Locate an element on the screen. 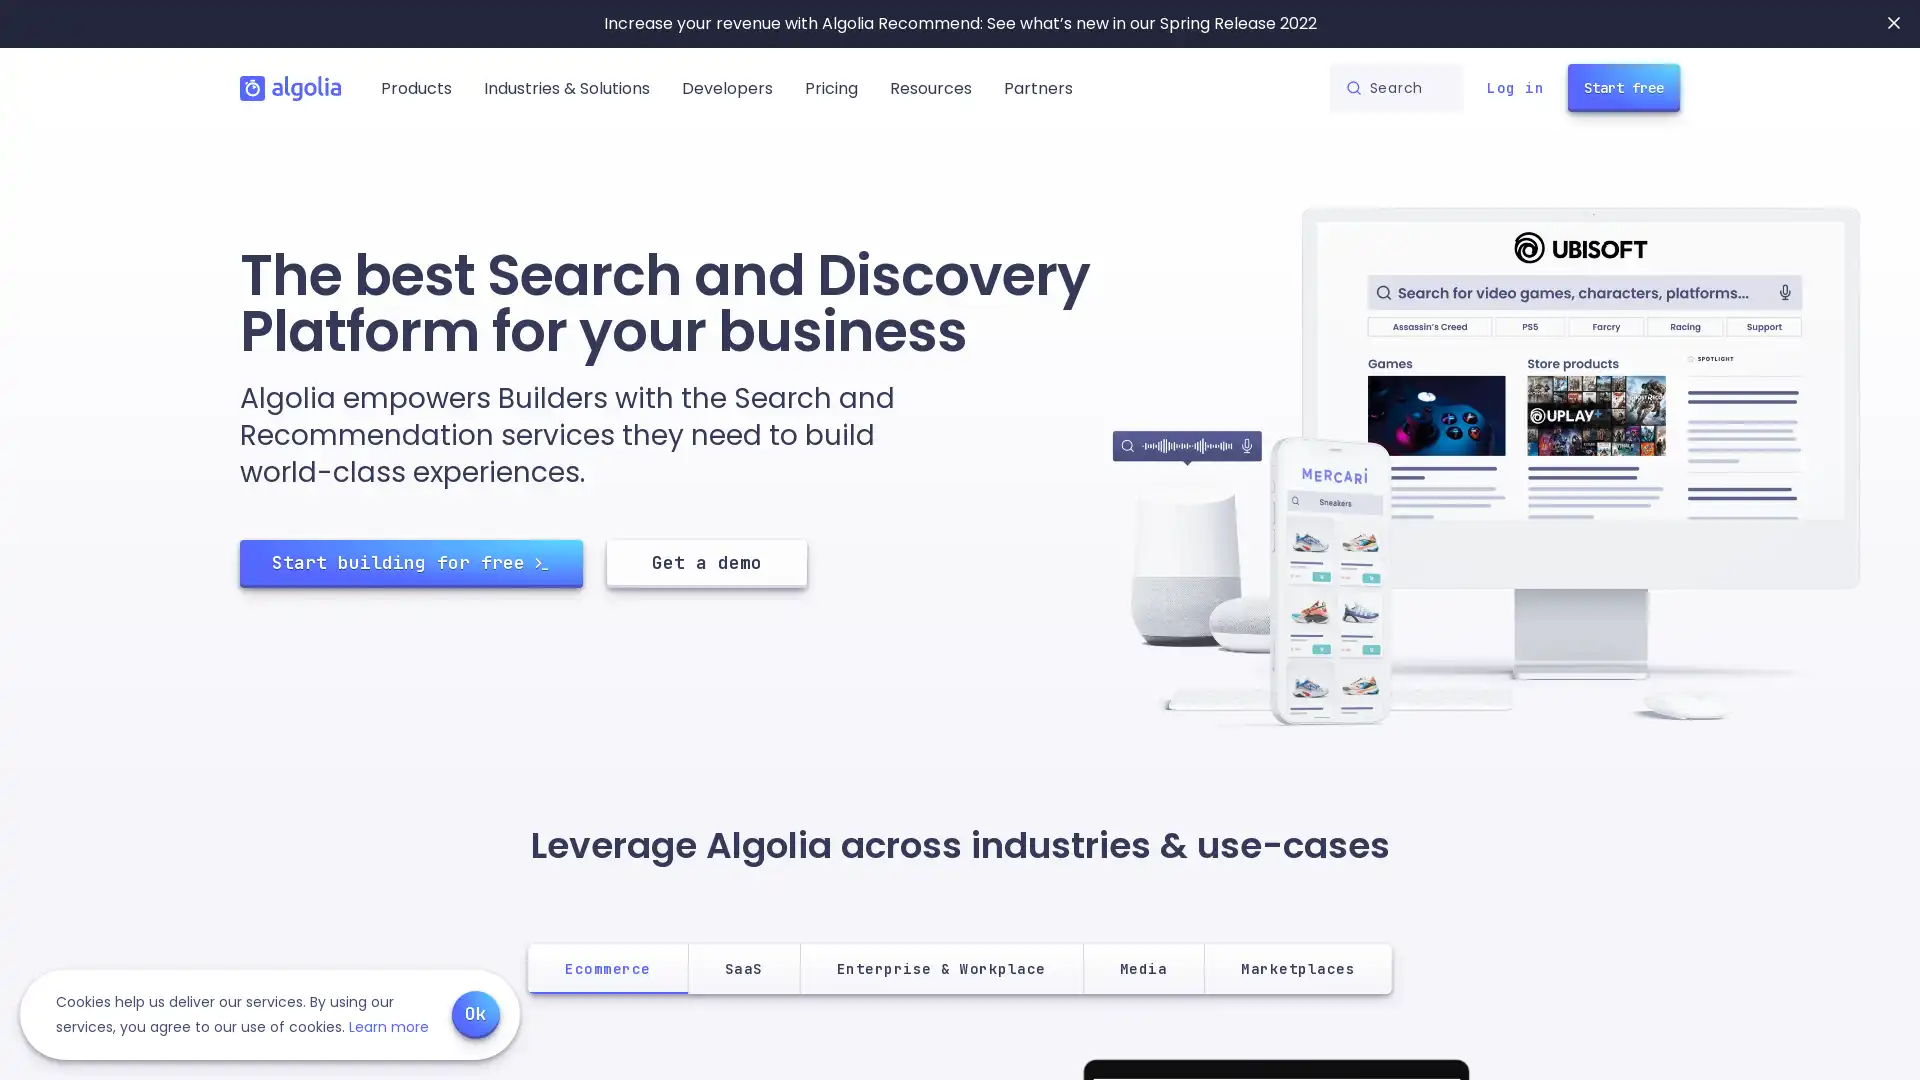 The width and height of the screenshot is (1920, 1080). Ecommerce is located at coordinates (606, 967).